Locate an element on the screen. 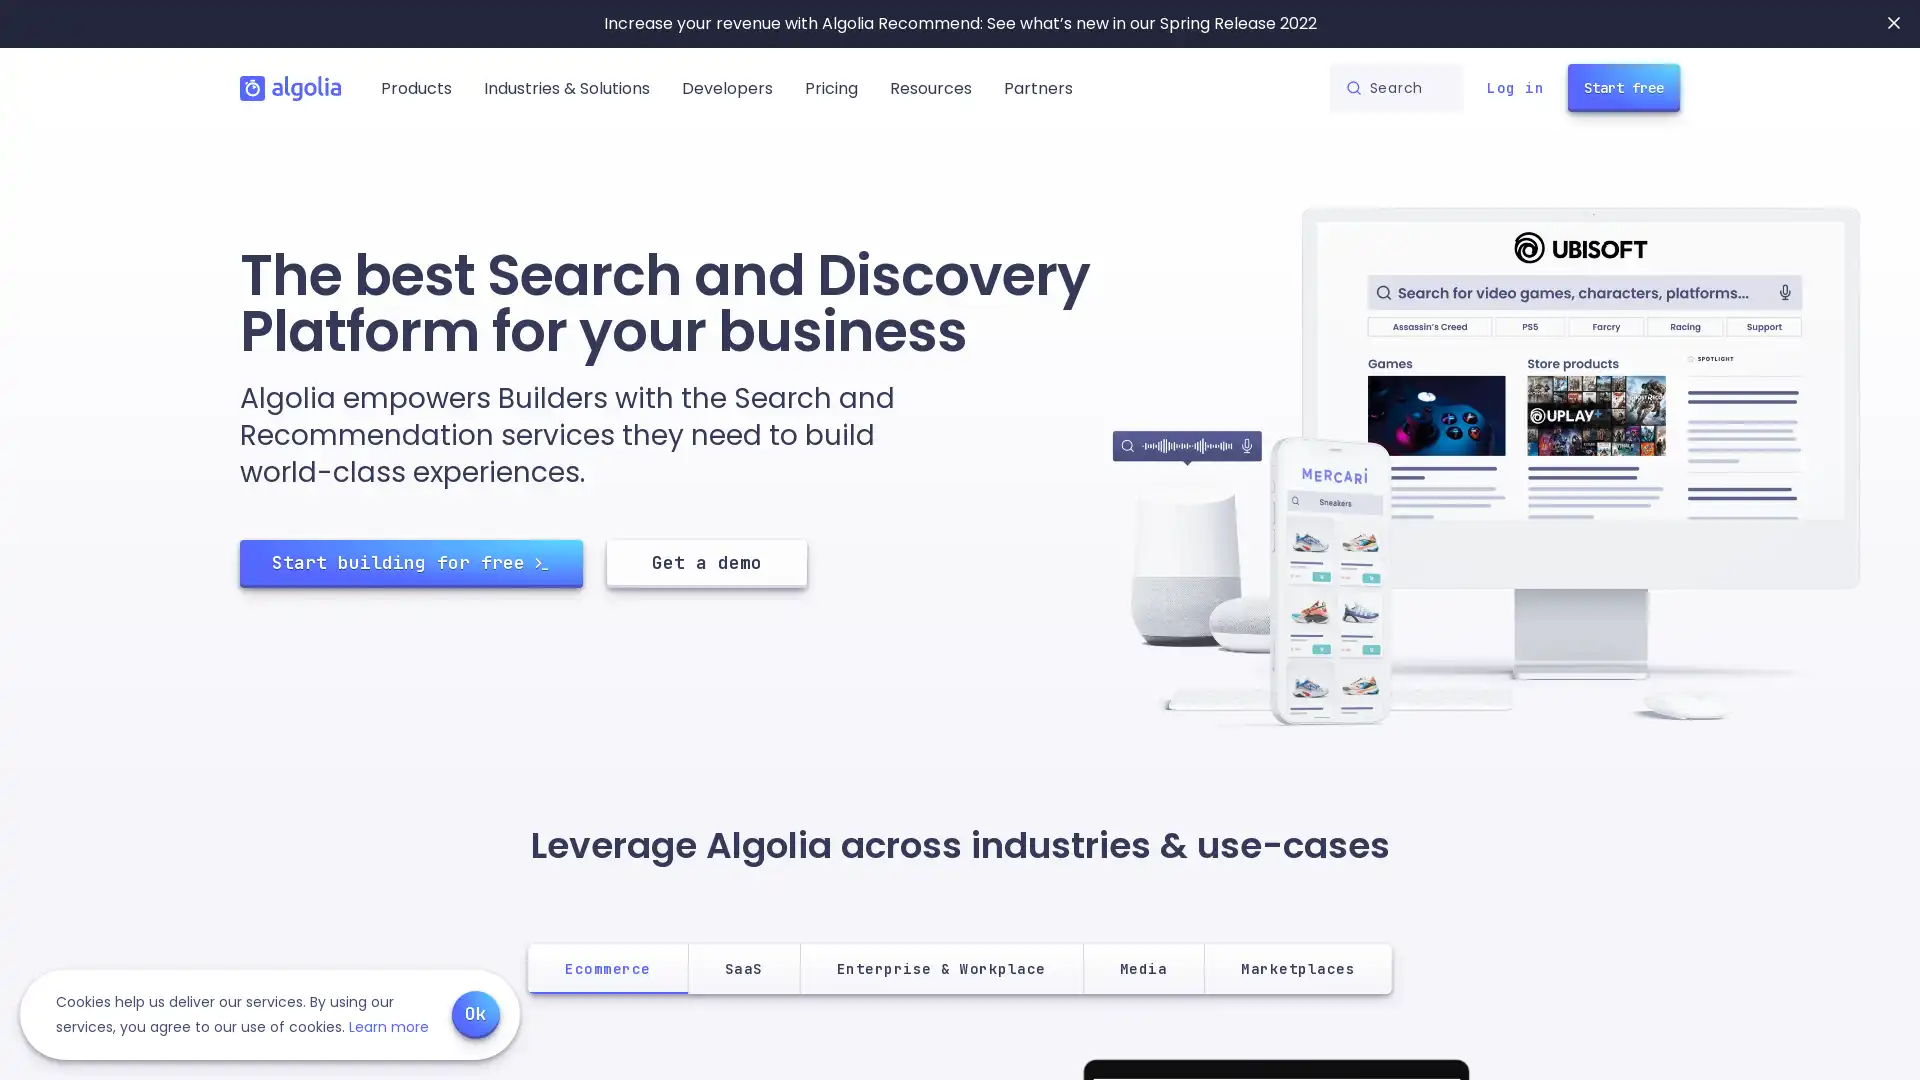 The width and height of the screenshot is (1920, 1080). Ecommerce is located at coordinates (606, 967).